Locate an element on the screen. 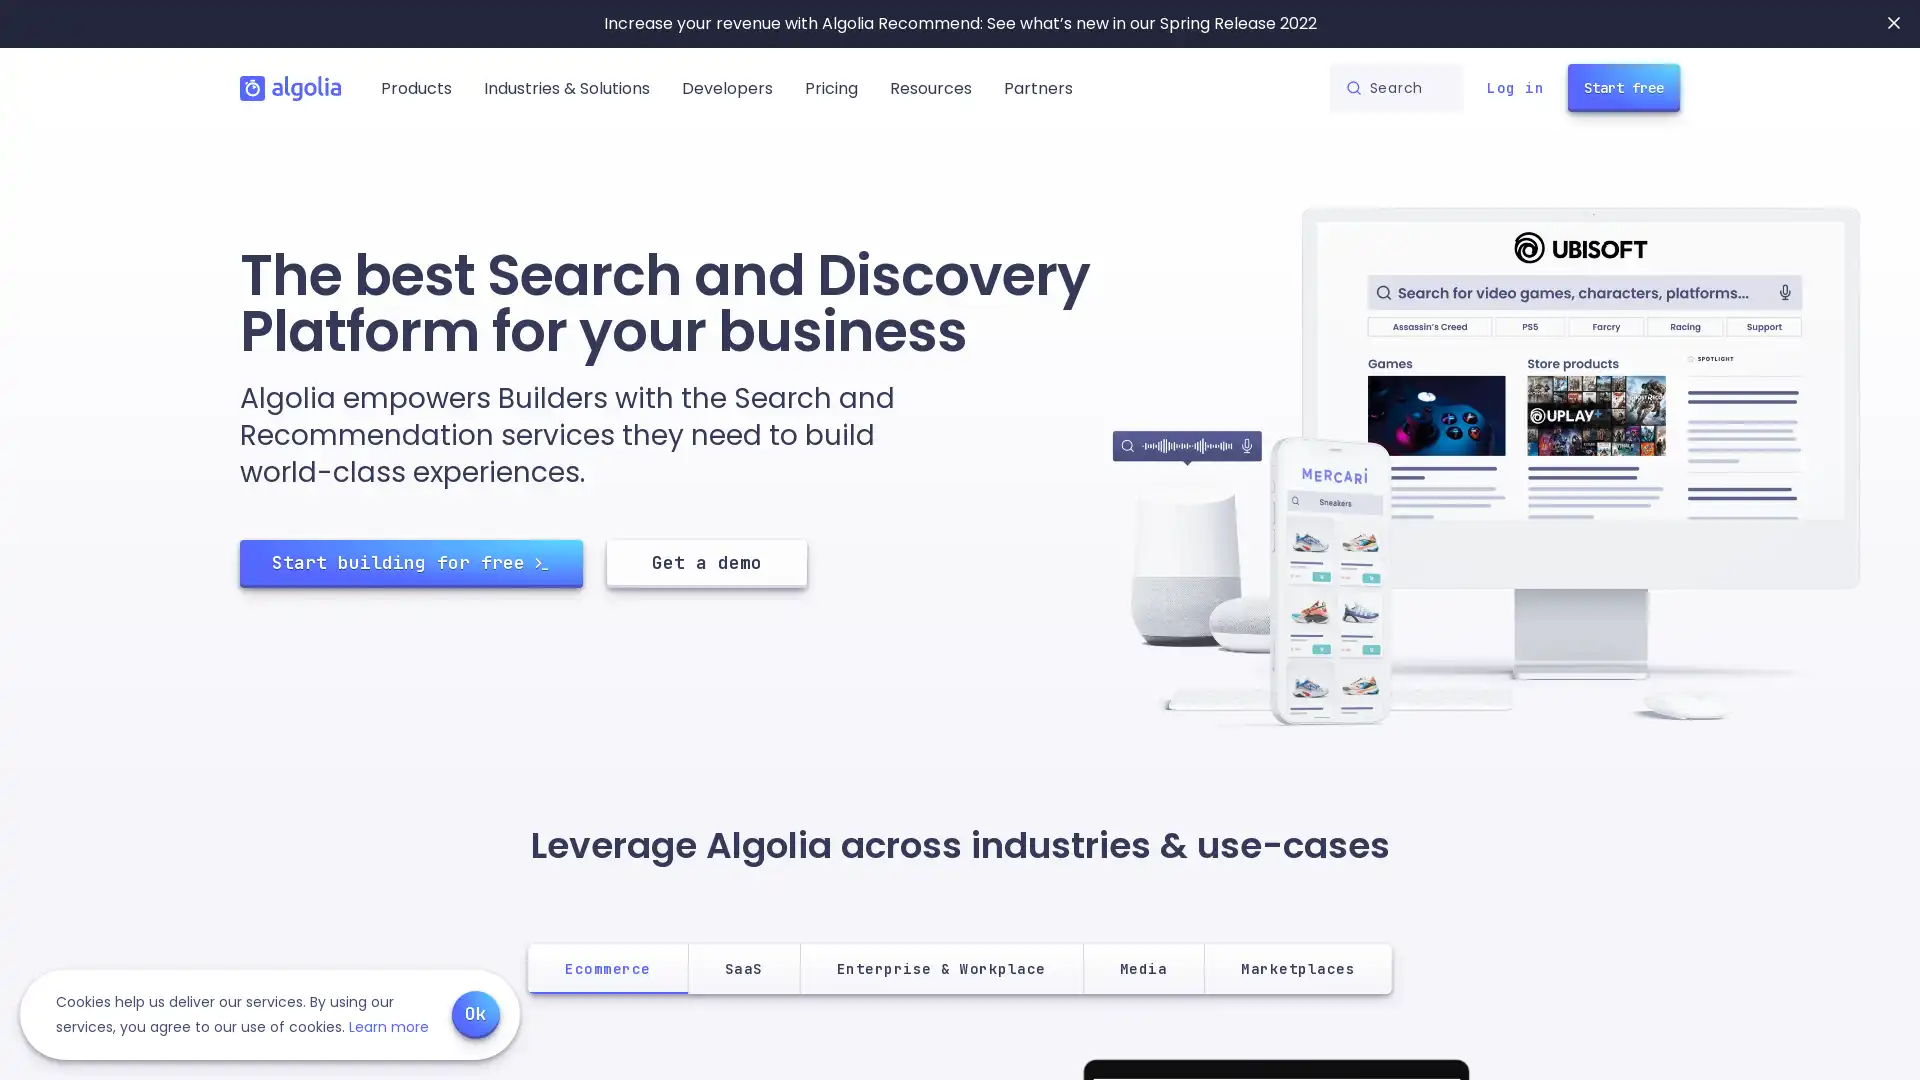 The width and height of the screenshot is (1920, 1080). Ecommerce is located at coordinates (606, 967).